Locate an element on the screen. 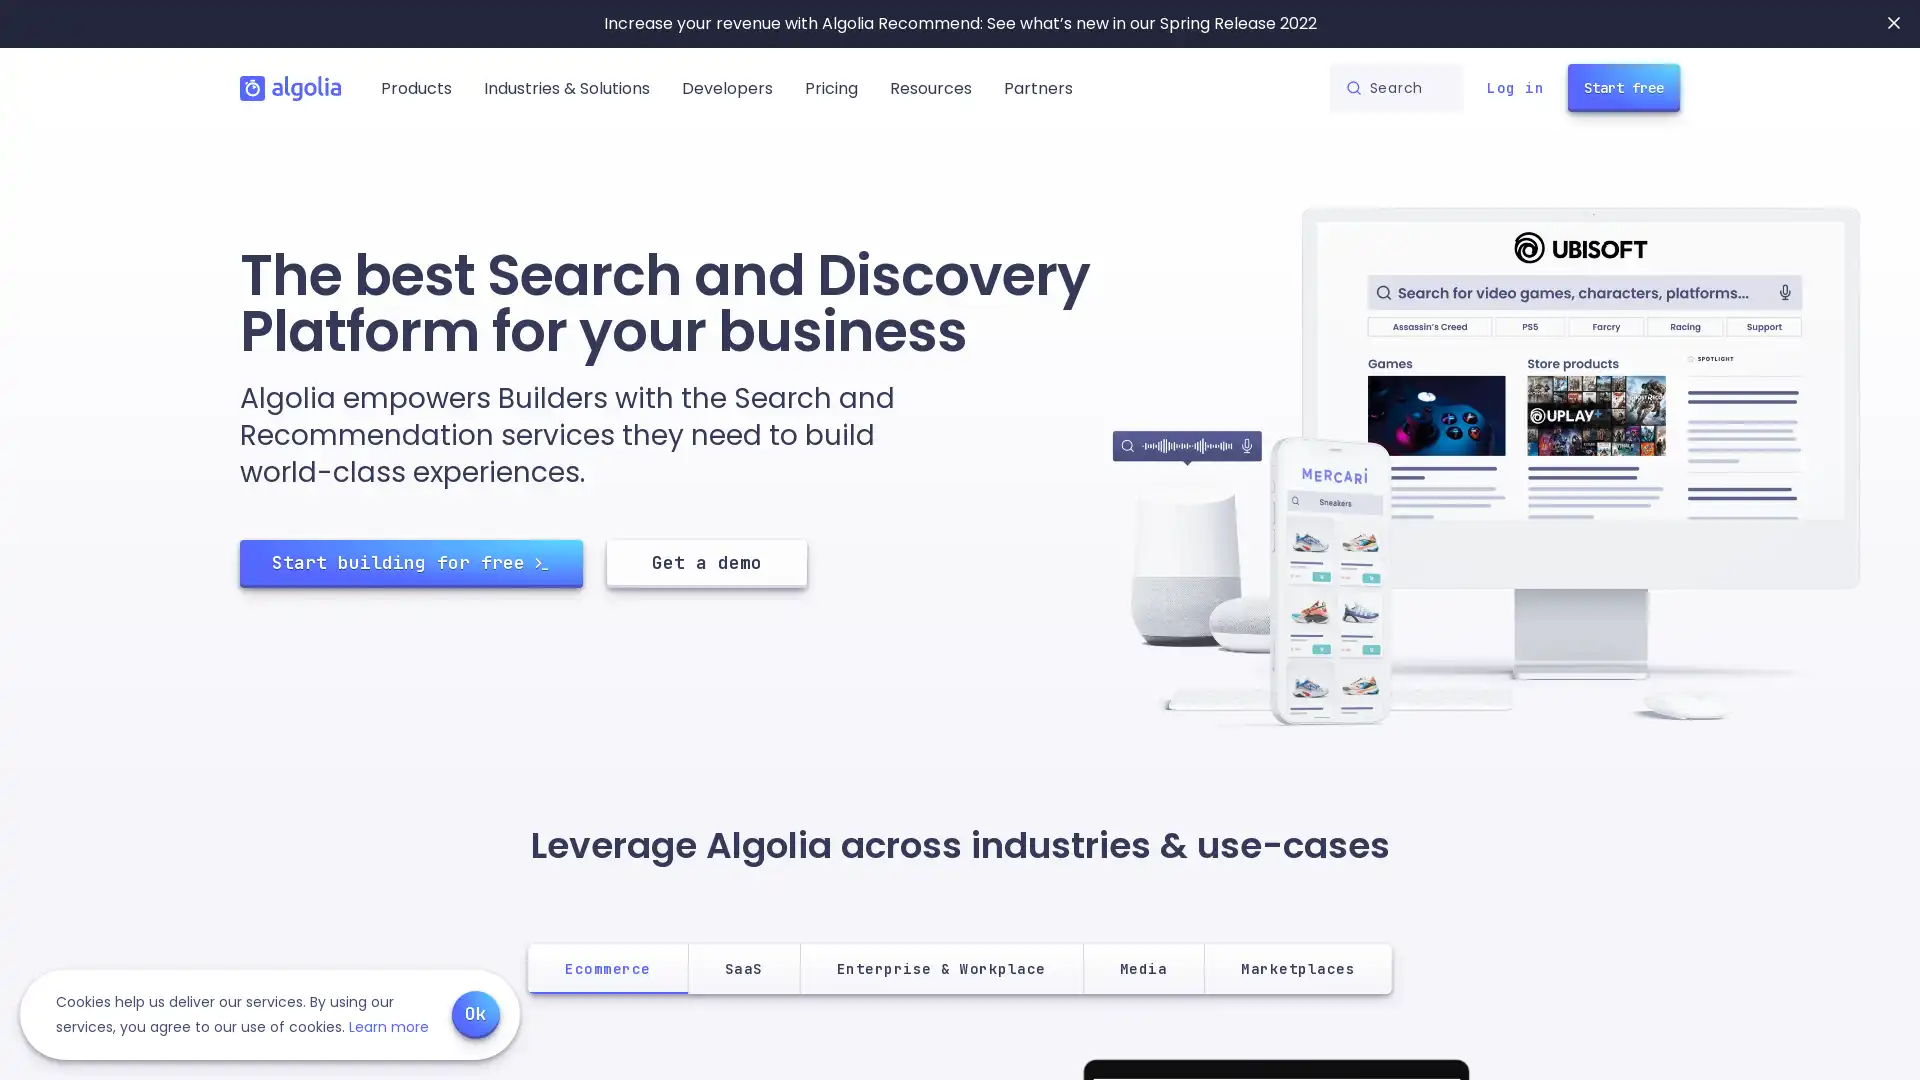 The width and height of the screenshot is (1920, 1080). Ecommerce is located at coordinates (606, 967).